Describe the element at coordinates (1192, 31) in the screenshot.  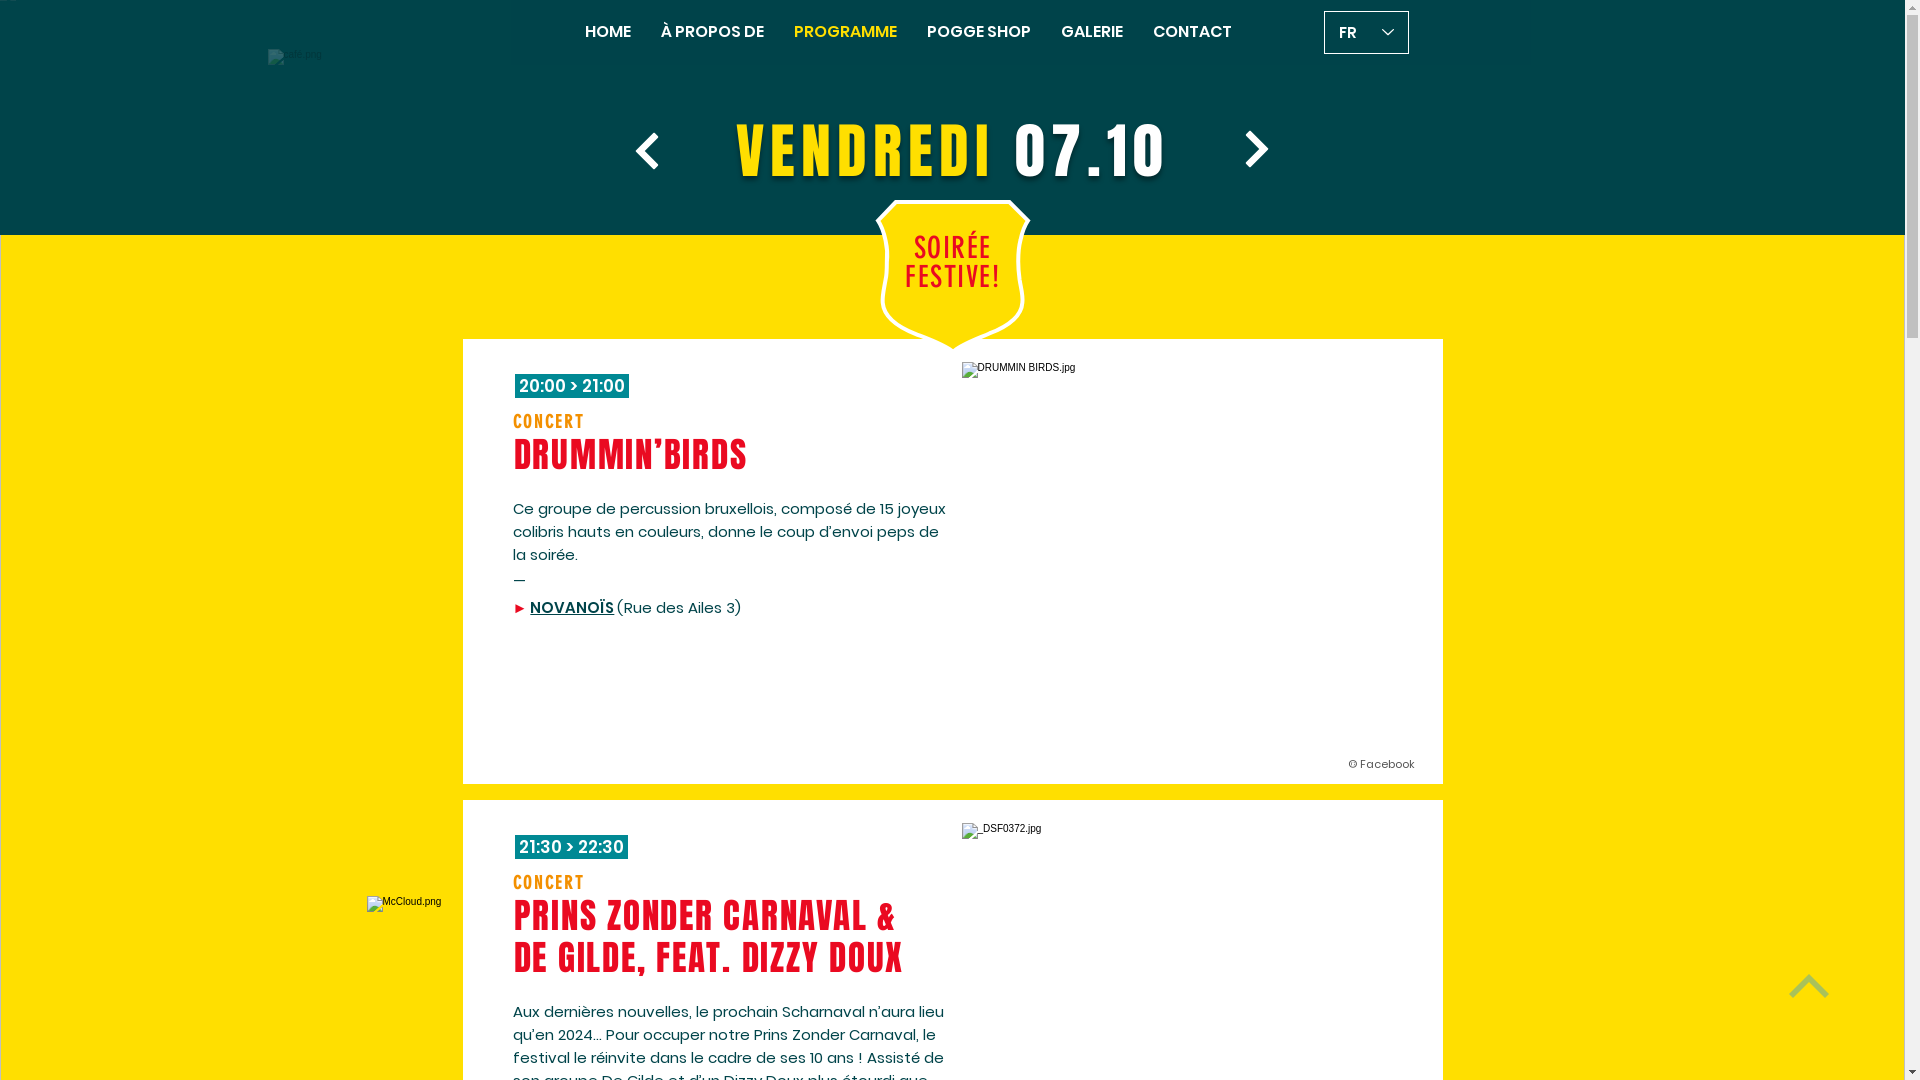
I see `'CONTACT'` at that location.